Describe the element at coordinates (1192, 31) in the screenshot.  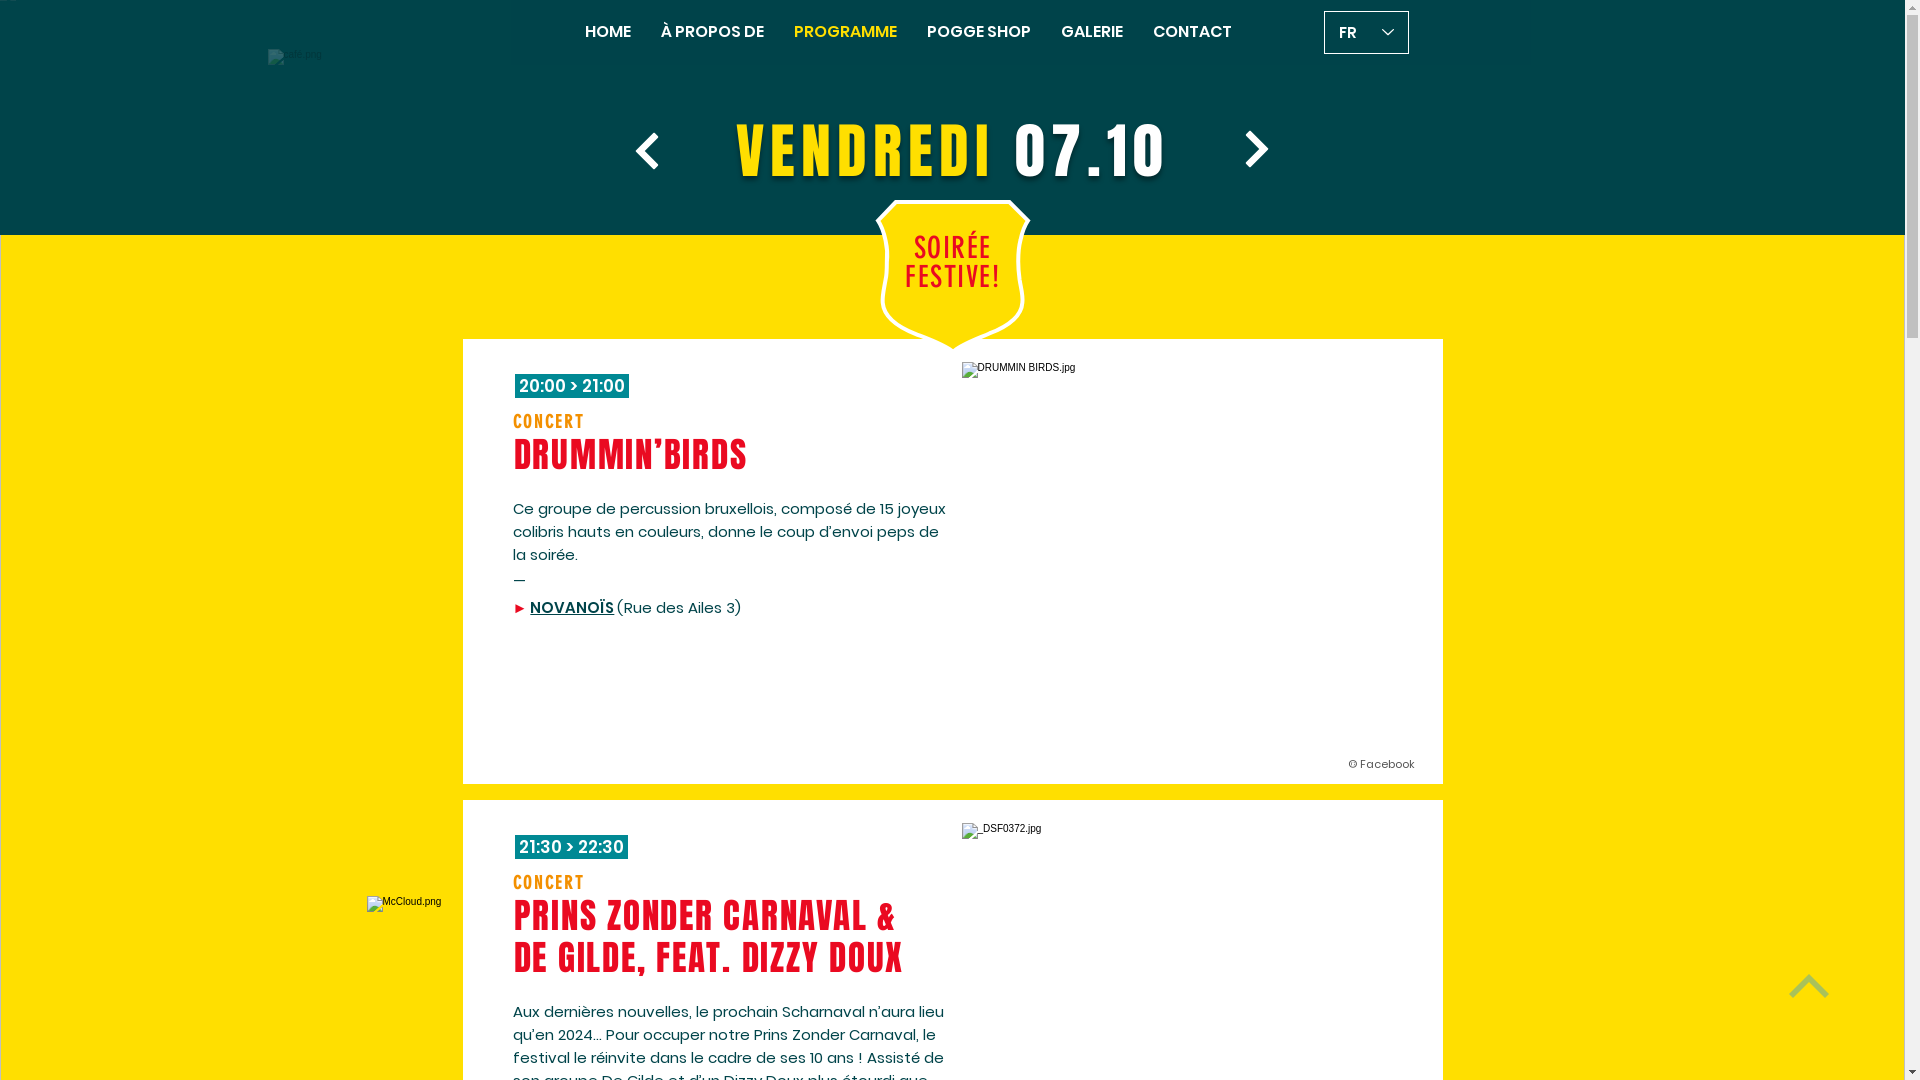
I see `'CONTACT'` at that location.